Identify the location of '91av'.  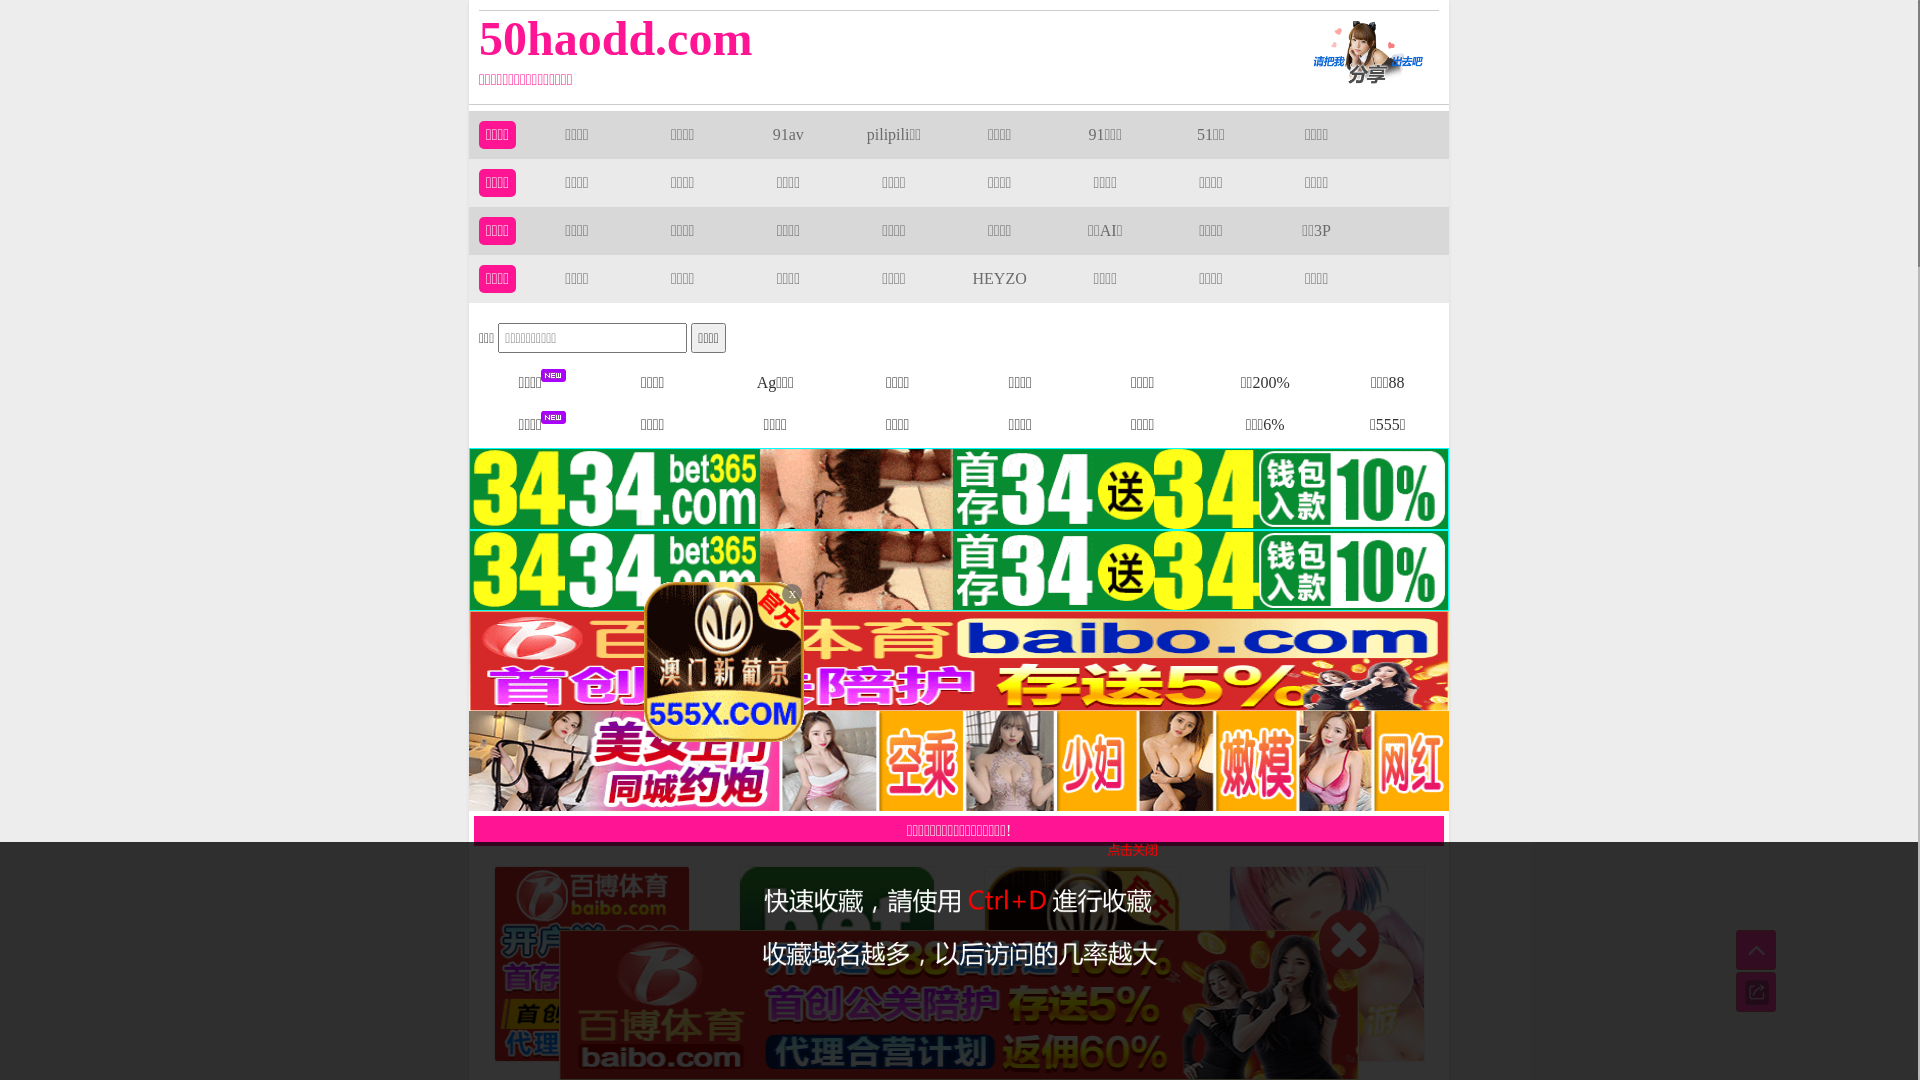
(787, 134).